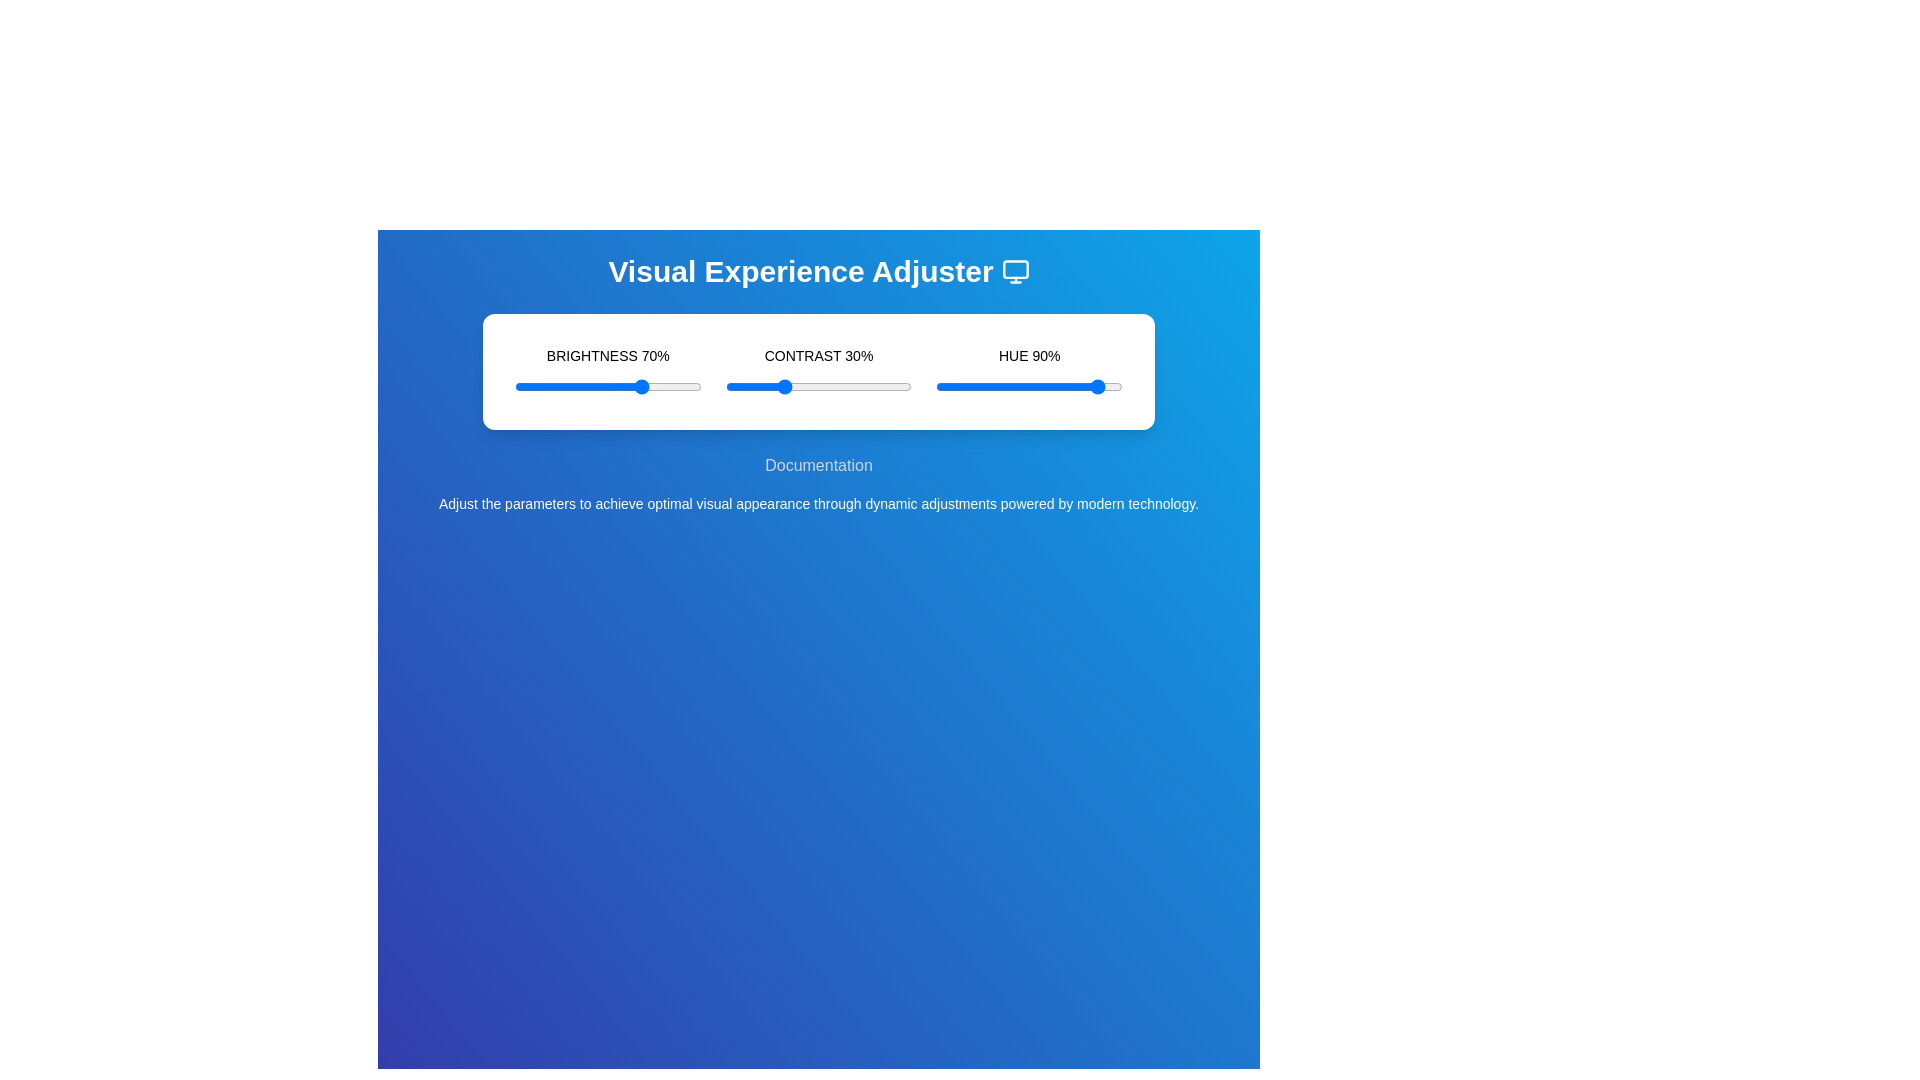 The image size is (1920, 1080). What do you see at coordinates (819, 503) in the screenshot?
I see `the description text located below the sliders to understand the panel's purpose` at bounding box center [819, 503].